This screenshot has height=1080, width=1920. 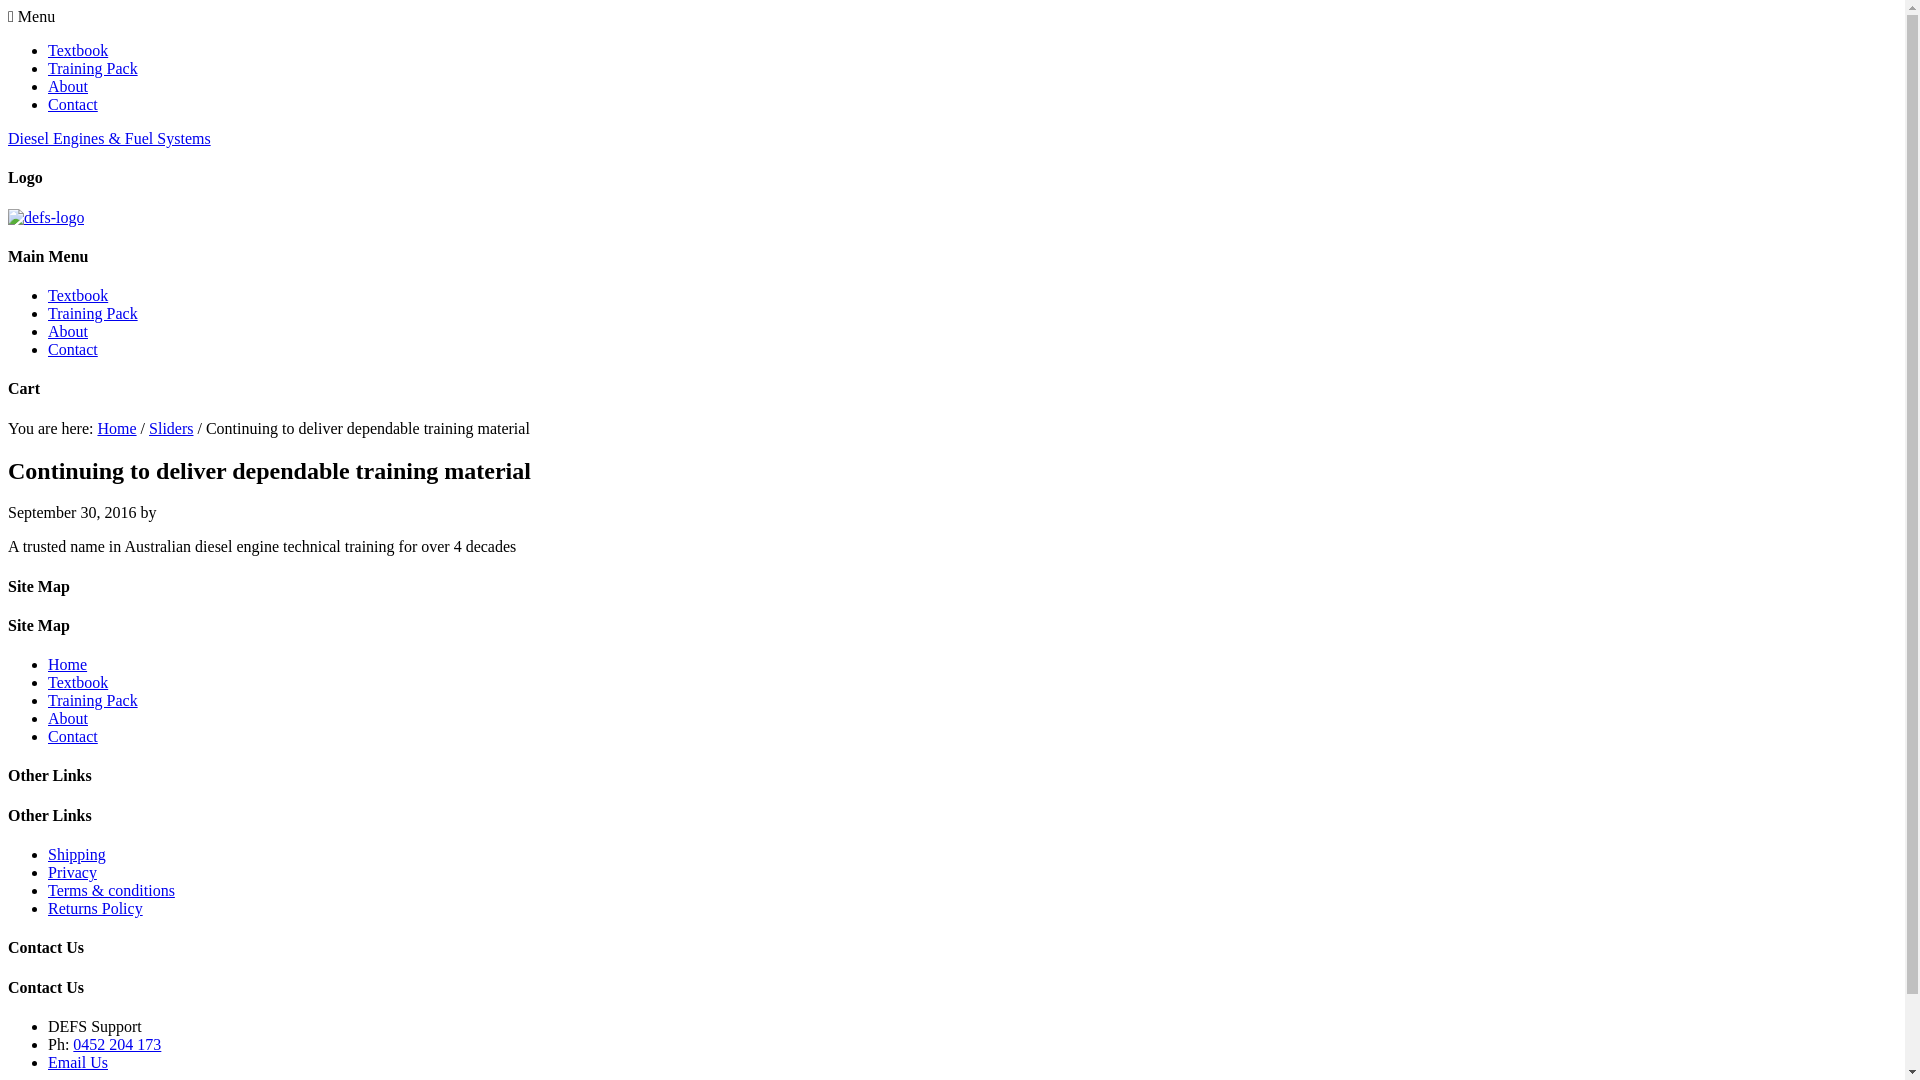 What do you see at coordinates (72, 348) in the screenshot?
I see `'Contact'` at bounding box center [72, 348].